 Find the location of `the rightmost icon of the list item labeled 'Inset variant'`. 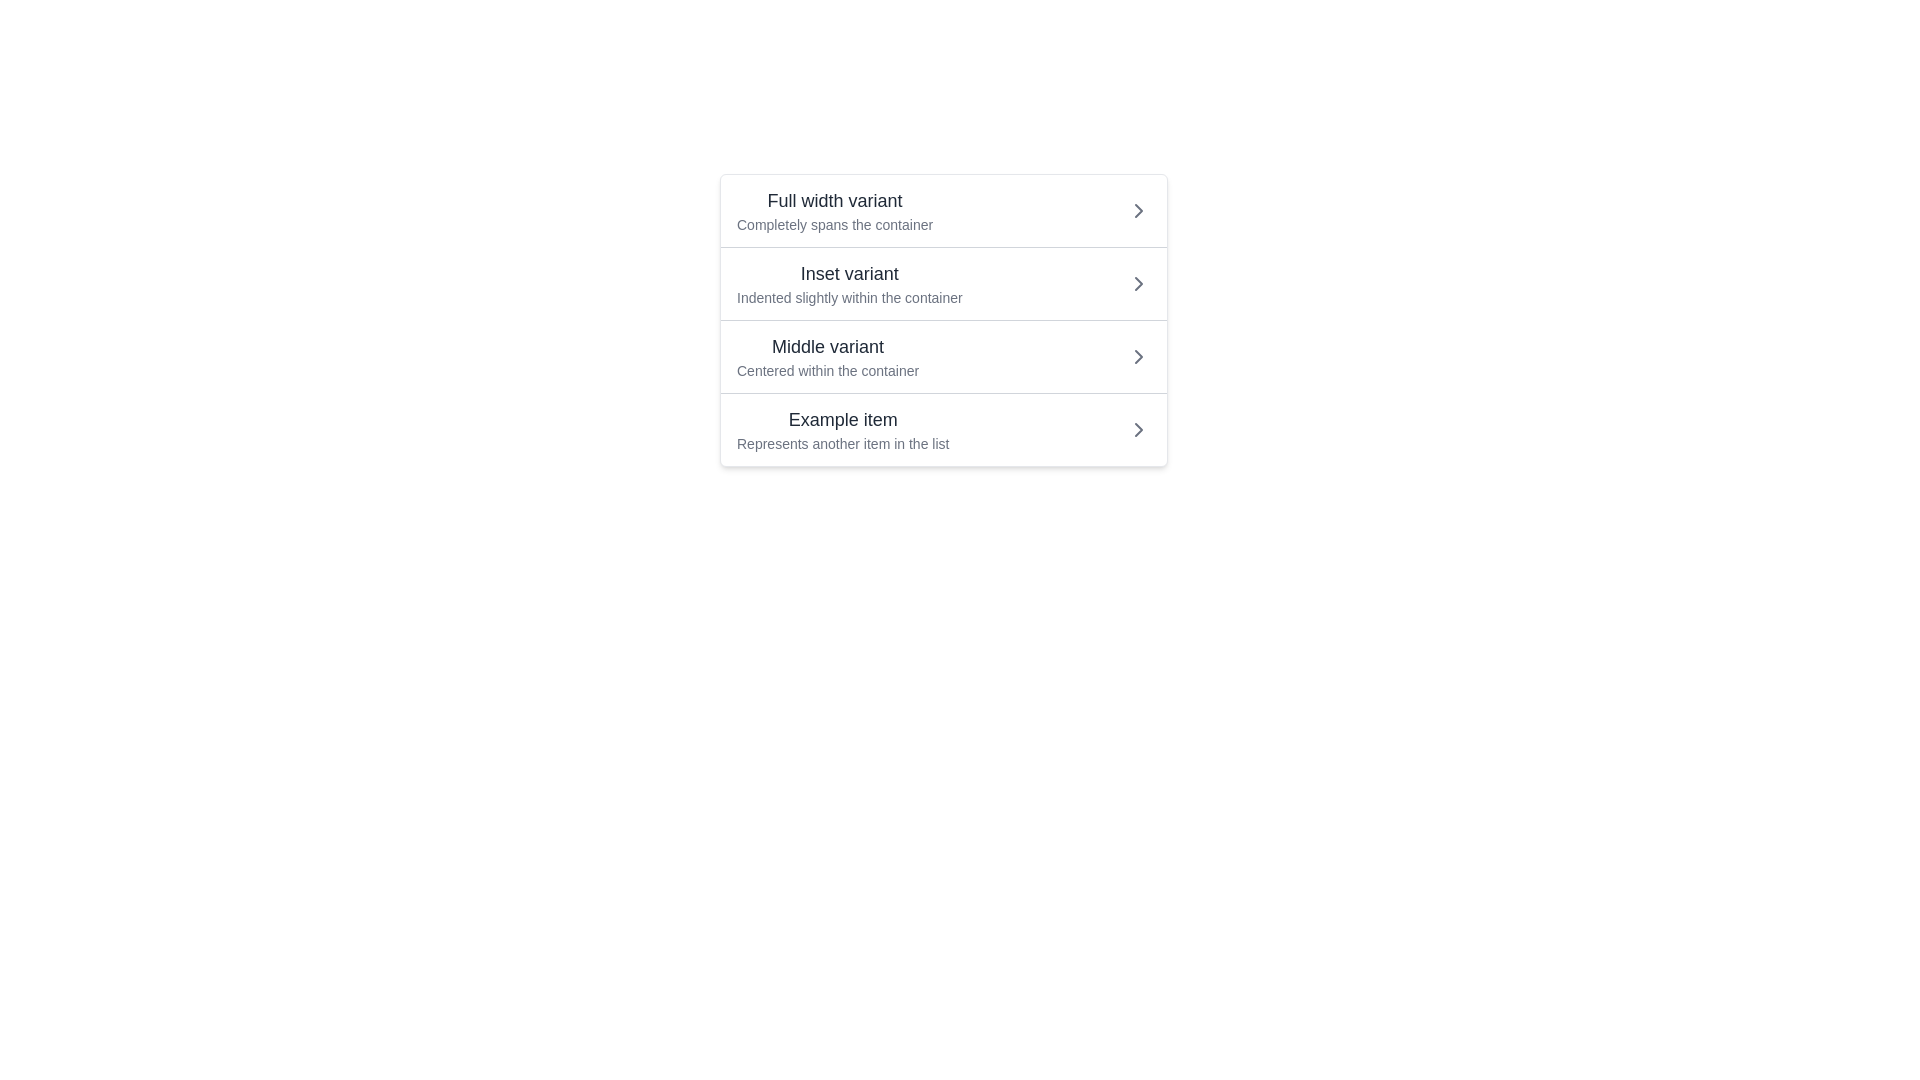

the rightmost icon of the list item labeled 'Inset variant' is located at coordinates (1138, 284).